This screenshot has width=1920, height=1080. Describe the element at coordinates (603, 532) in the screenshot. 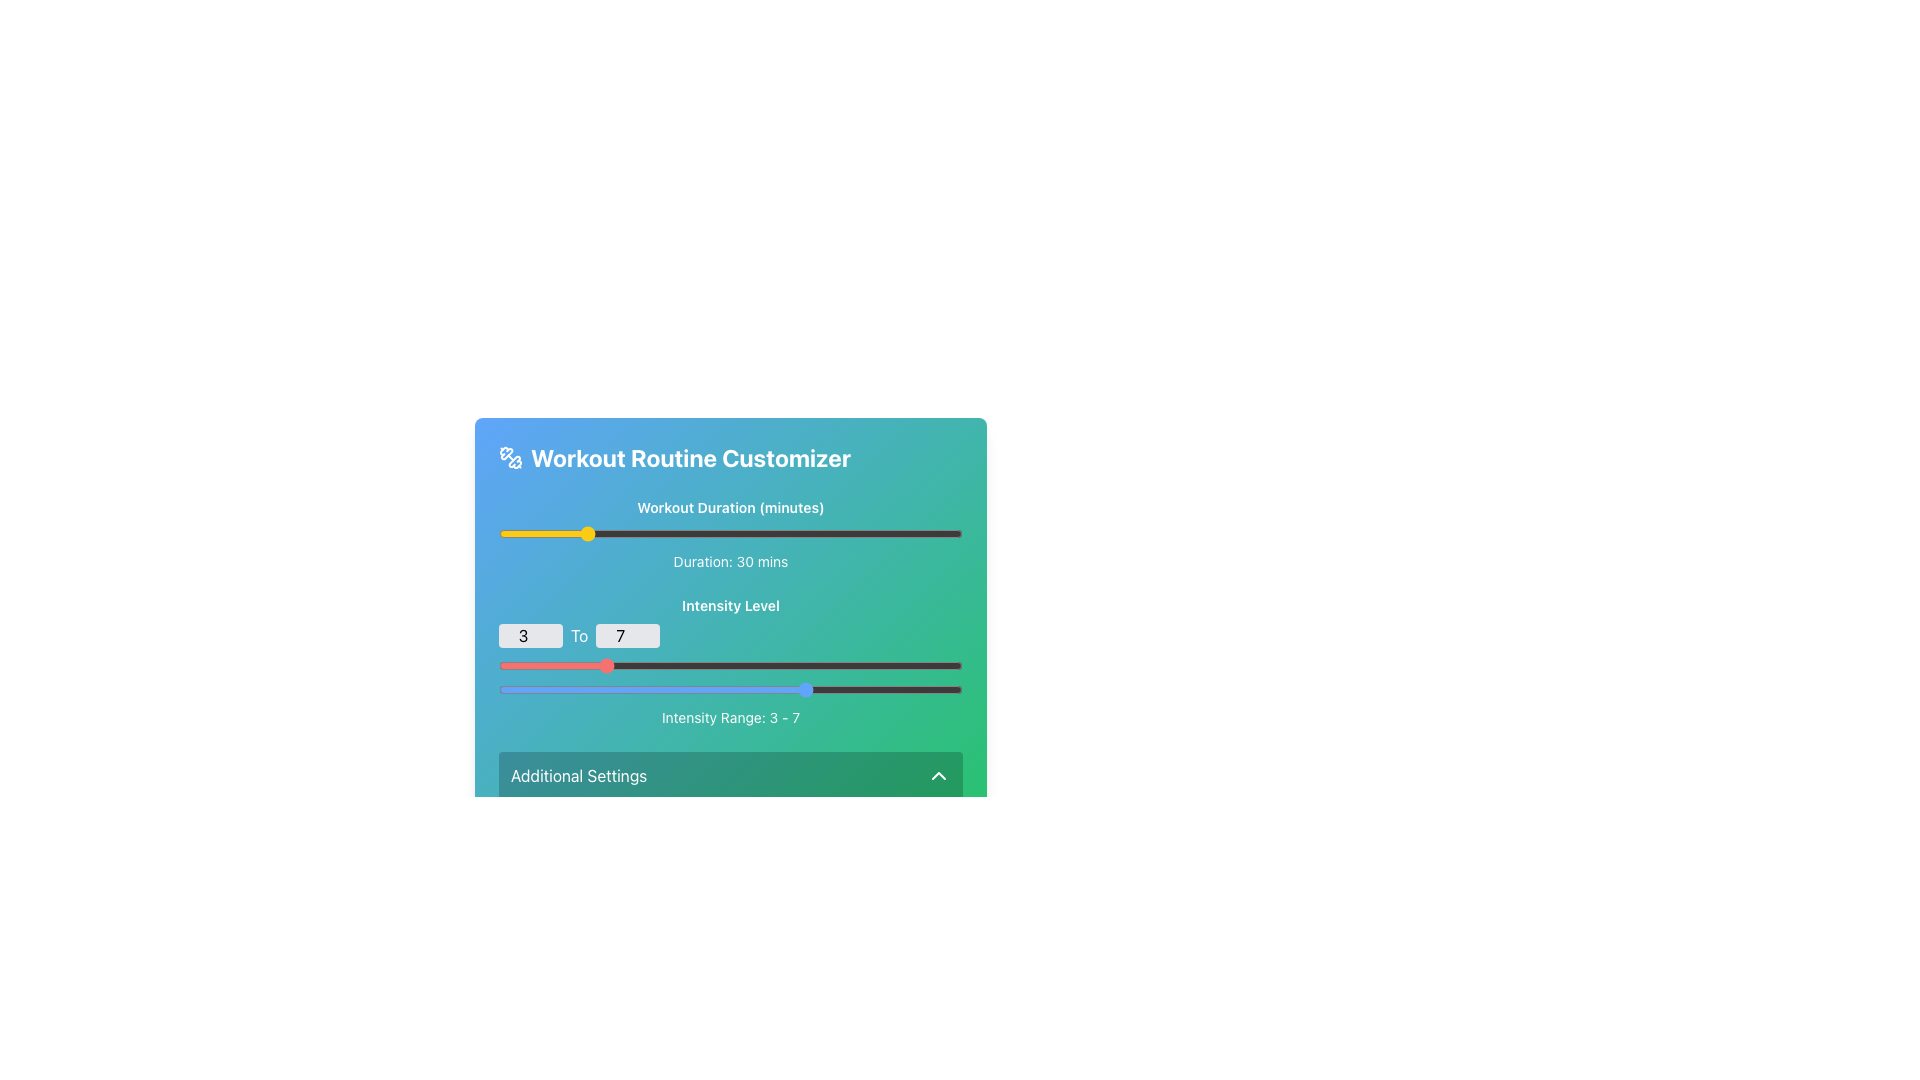

I see `workout duration` at that location.